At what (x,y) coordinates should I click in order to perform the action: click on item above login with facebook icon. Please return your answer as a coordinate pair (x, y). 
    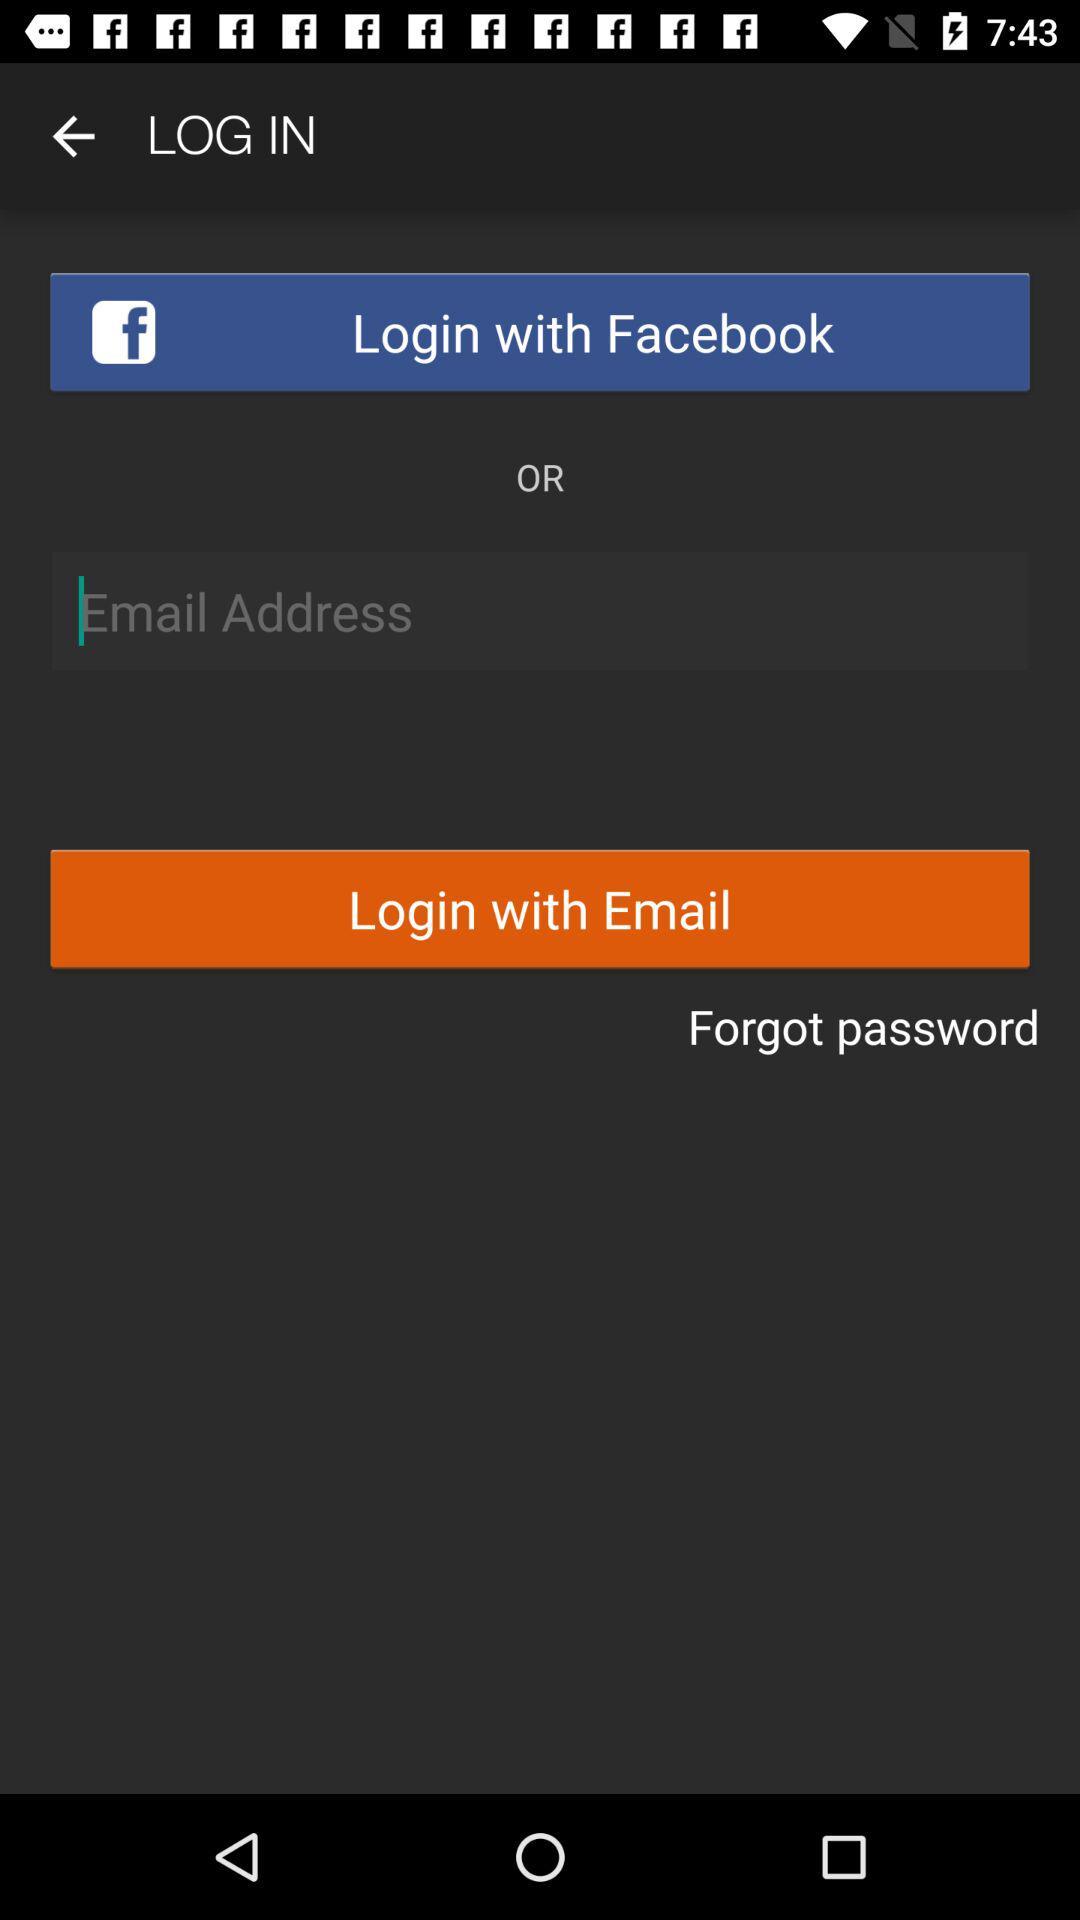
    Looking at the image, I should click on (72, 135).